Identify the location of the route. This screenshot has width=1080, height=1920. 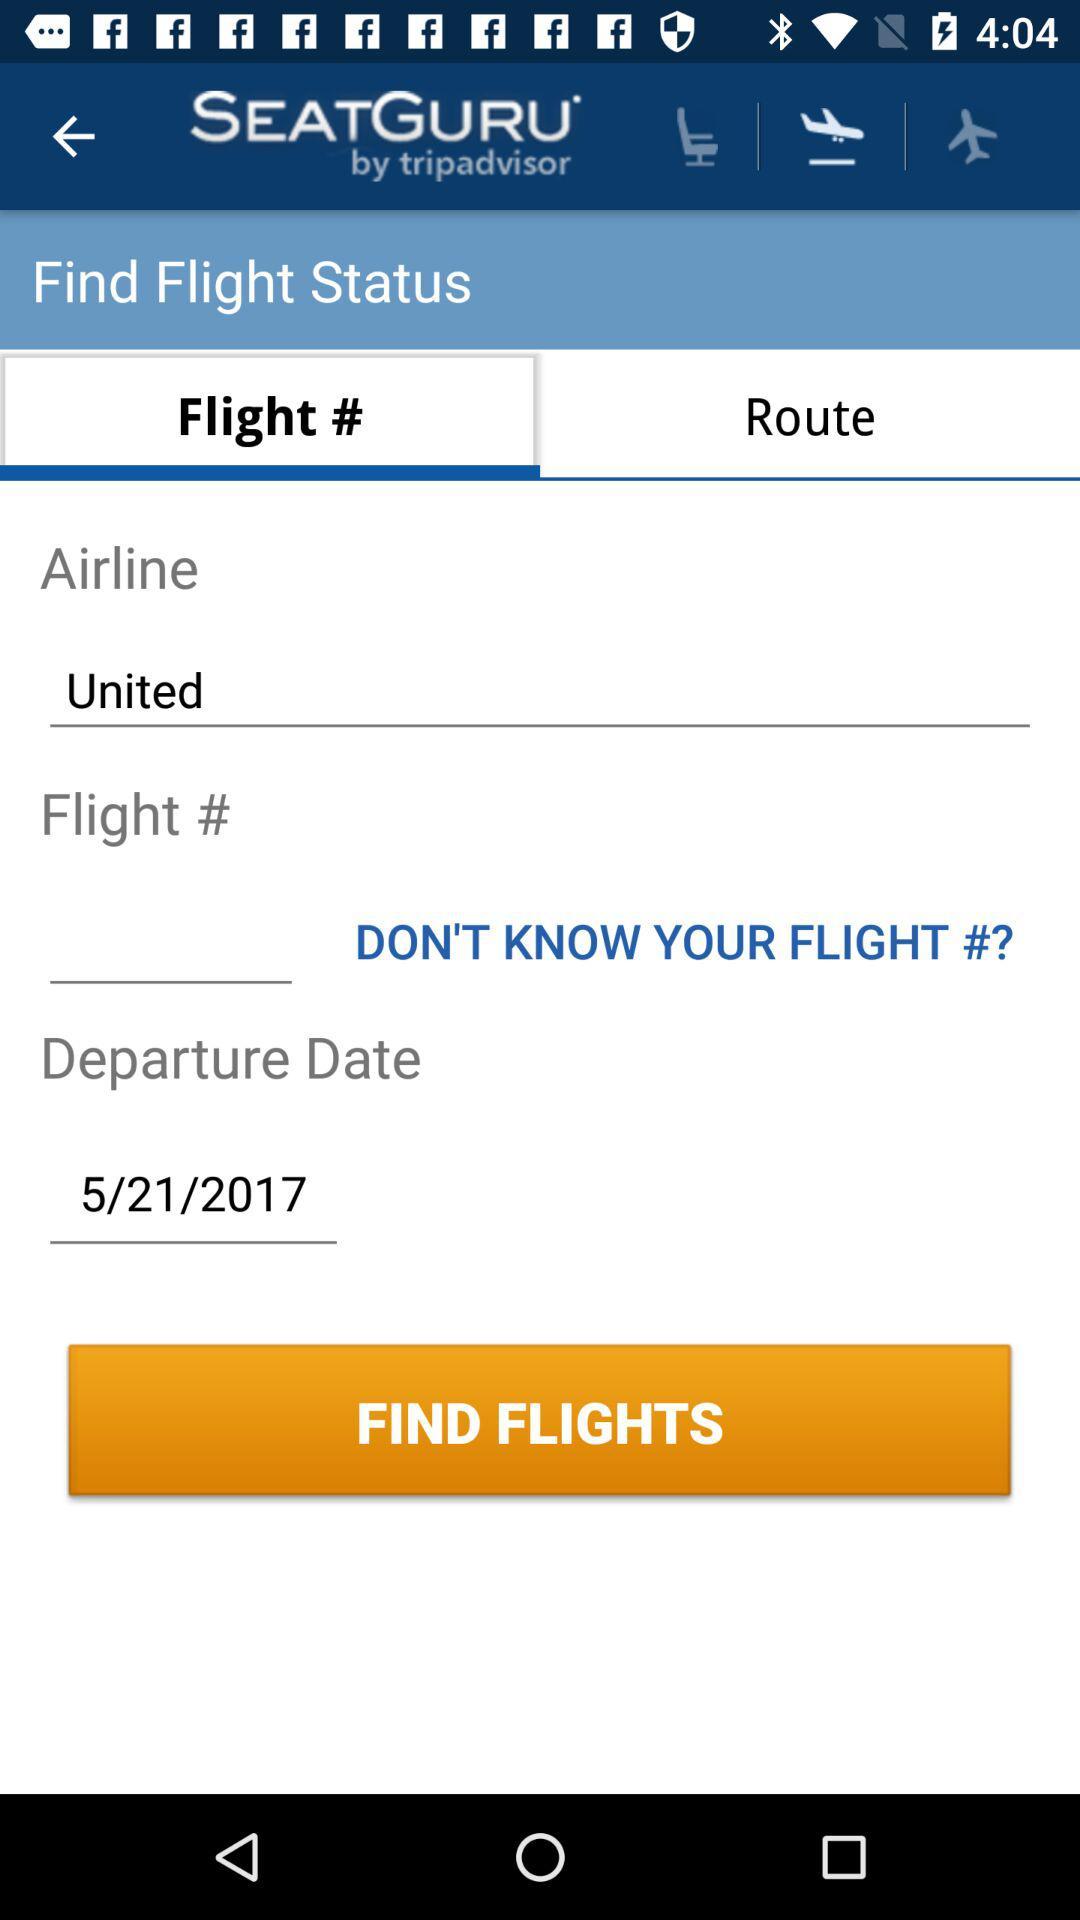
(810, 414).